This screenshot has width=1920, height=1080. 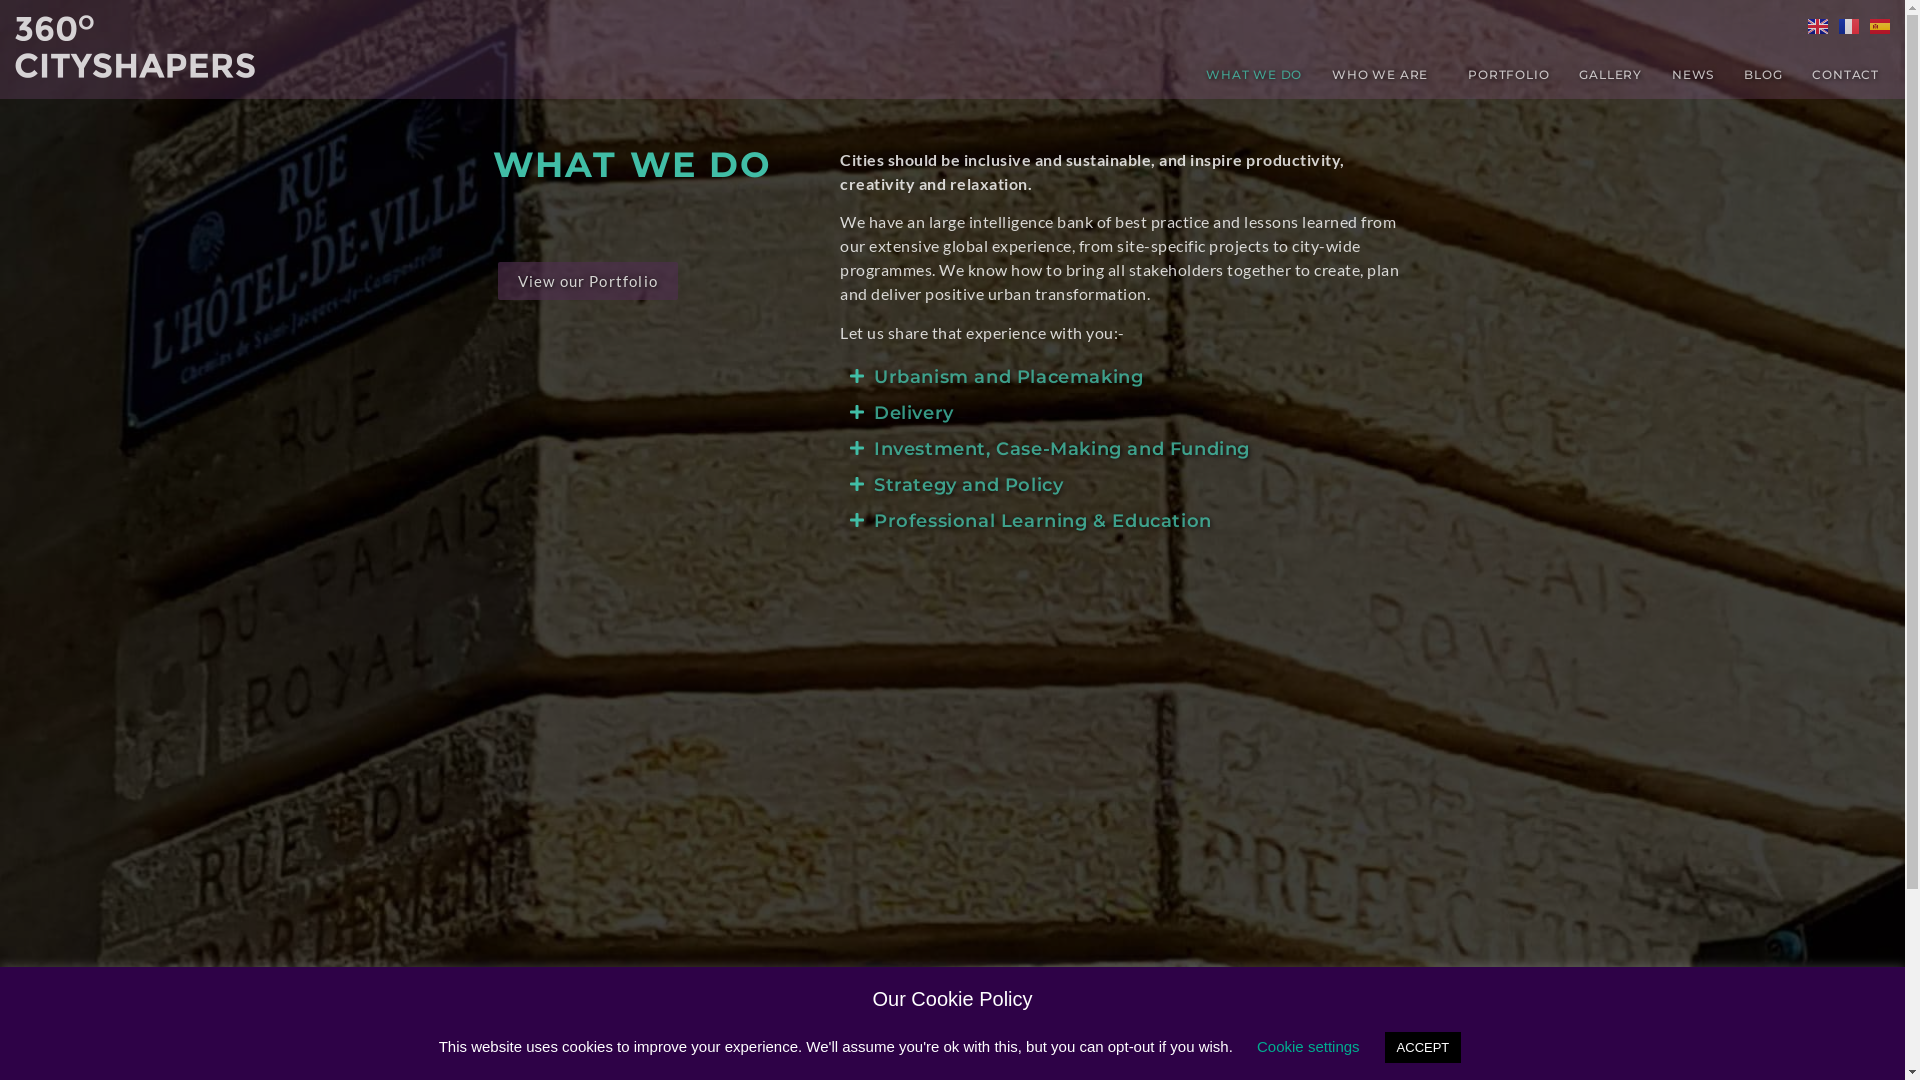 What do you see at coordinates (1252, 73) in the screenshot?
I see `'WHAT WE DO'` at bounding box center [1252, 73].